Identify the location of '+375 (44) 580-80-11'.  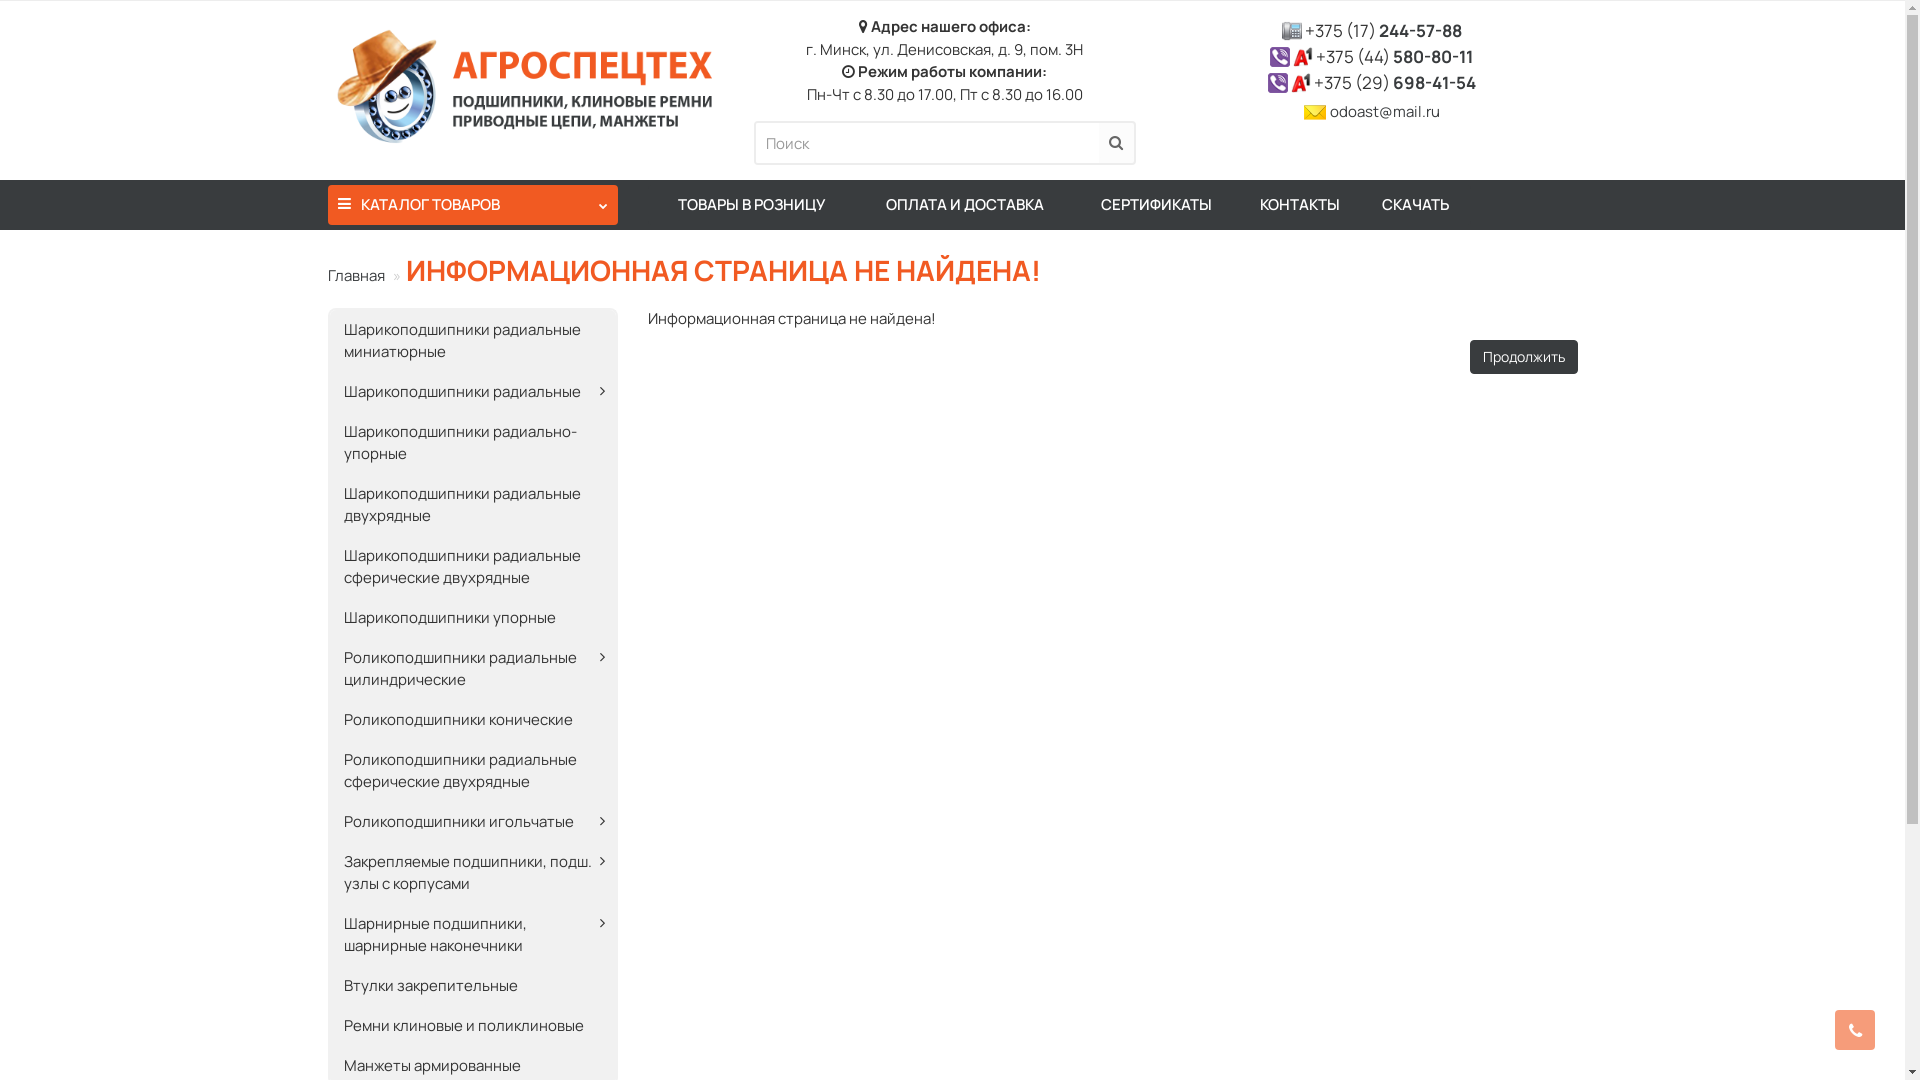
(1393, 55).